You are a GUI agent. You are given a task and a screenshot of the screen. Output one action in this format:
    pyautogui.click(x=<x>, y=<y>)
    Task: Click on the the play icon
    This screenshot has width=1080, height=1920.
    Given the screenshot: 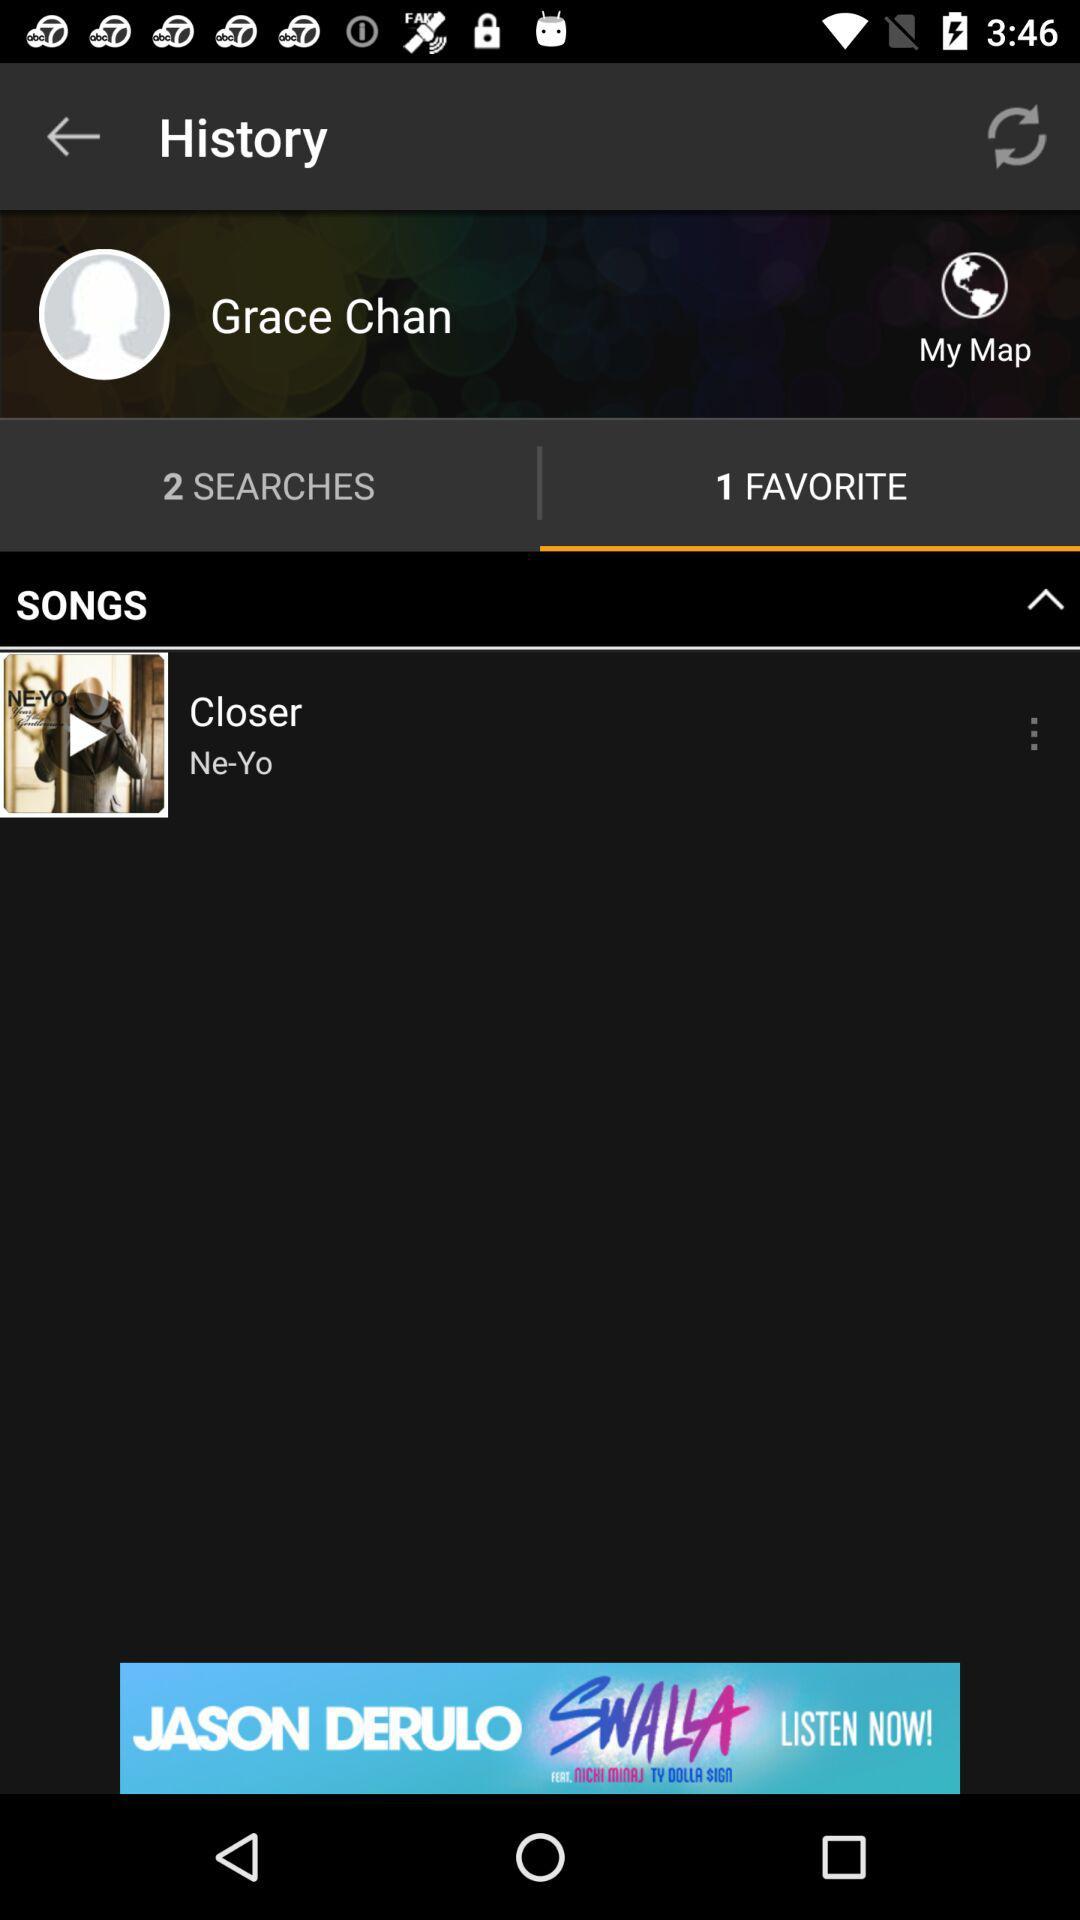 What is the action you would take?
    pyautogui.click(x=83, y=732)
    